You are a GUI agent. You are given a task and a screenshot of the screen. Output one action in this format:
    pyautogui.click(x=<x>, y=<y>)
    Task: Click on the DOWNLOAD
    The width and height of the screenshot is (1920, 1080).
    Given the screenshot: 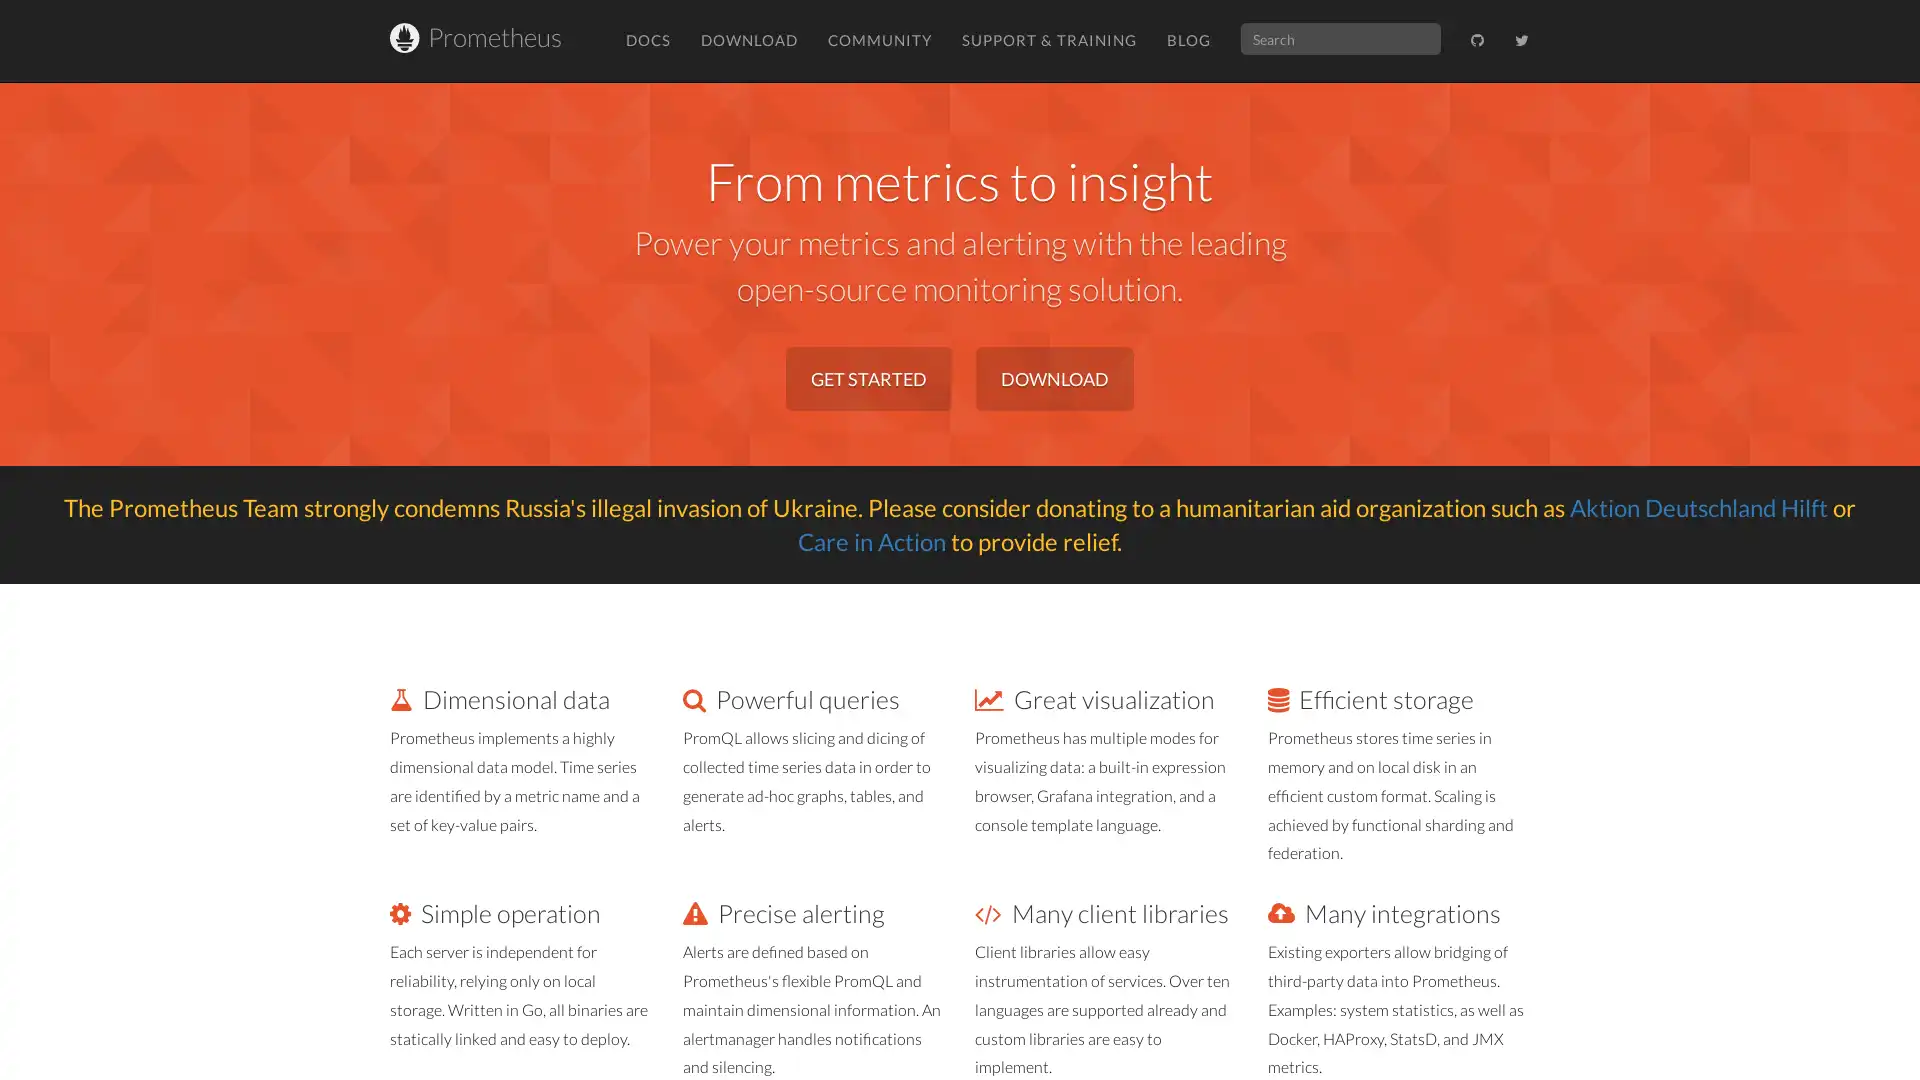 What is the action you would take?
    pyautogui.click(x=1054, y=378)
    